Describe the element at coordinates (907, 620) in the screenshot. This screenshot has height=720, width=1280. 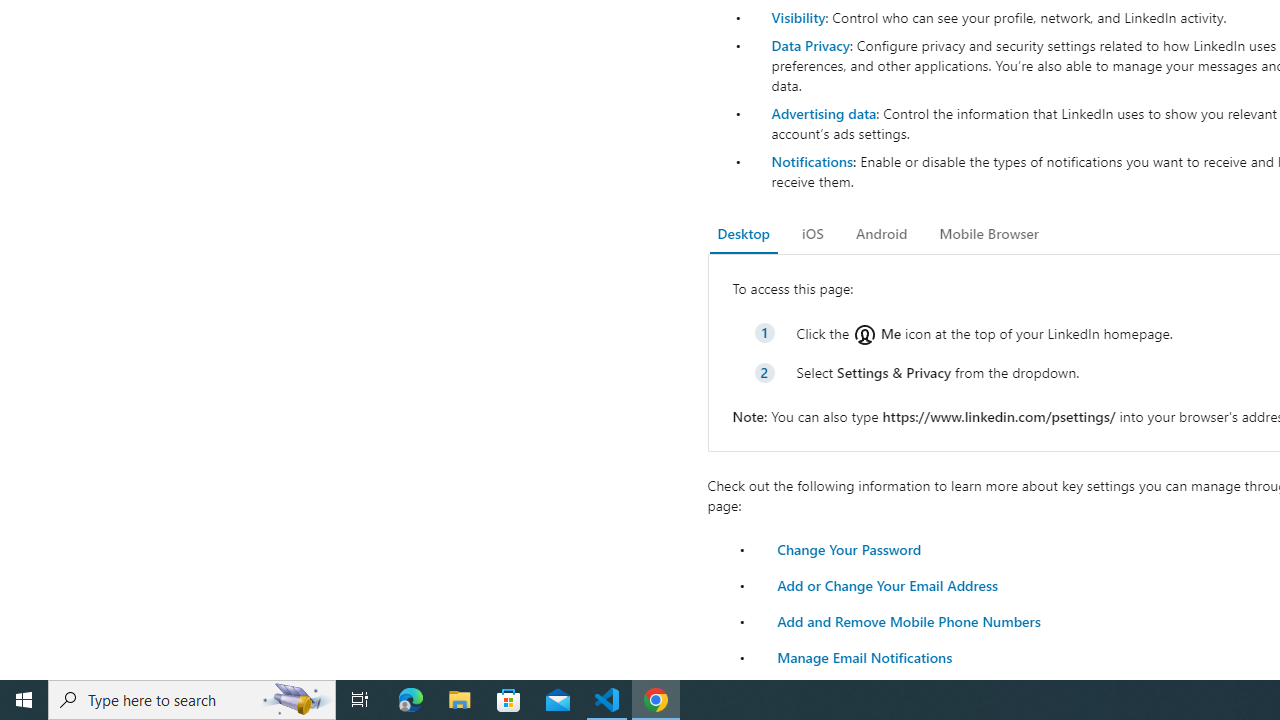
I see `'Add and Remove Mobile Phone Numbers'` at that location.